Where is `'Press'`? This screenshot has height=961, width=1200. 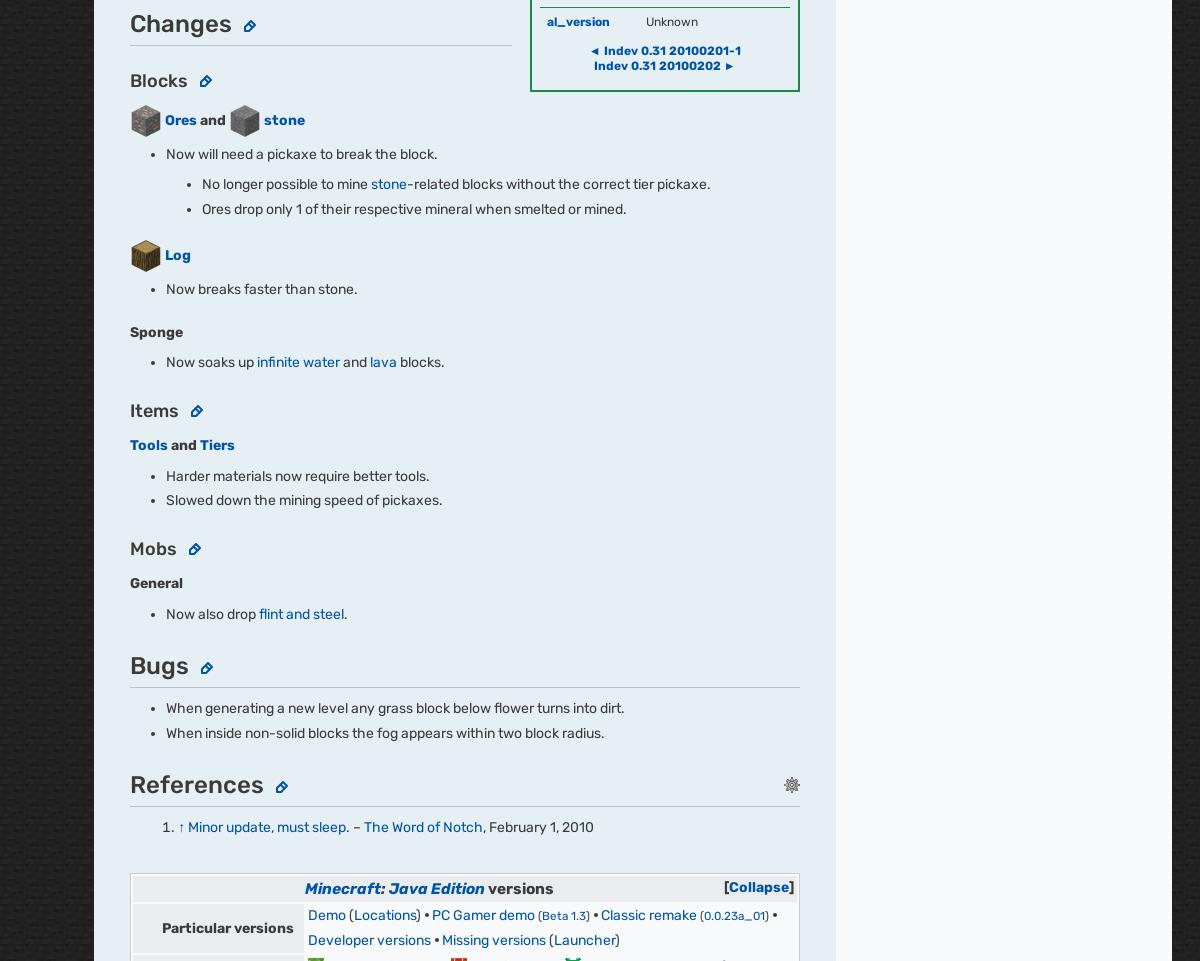 'Press' is located at coordinates (410, 384).